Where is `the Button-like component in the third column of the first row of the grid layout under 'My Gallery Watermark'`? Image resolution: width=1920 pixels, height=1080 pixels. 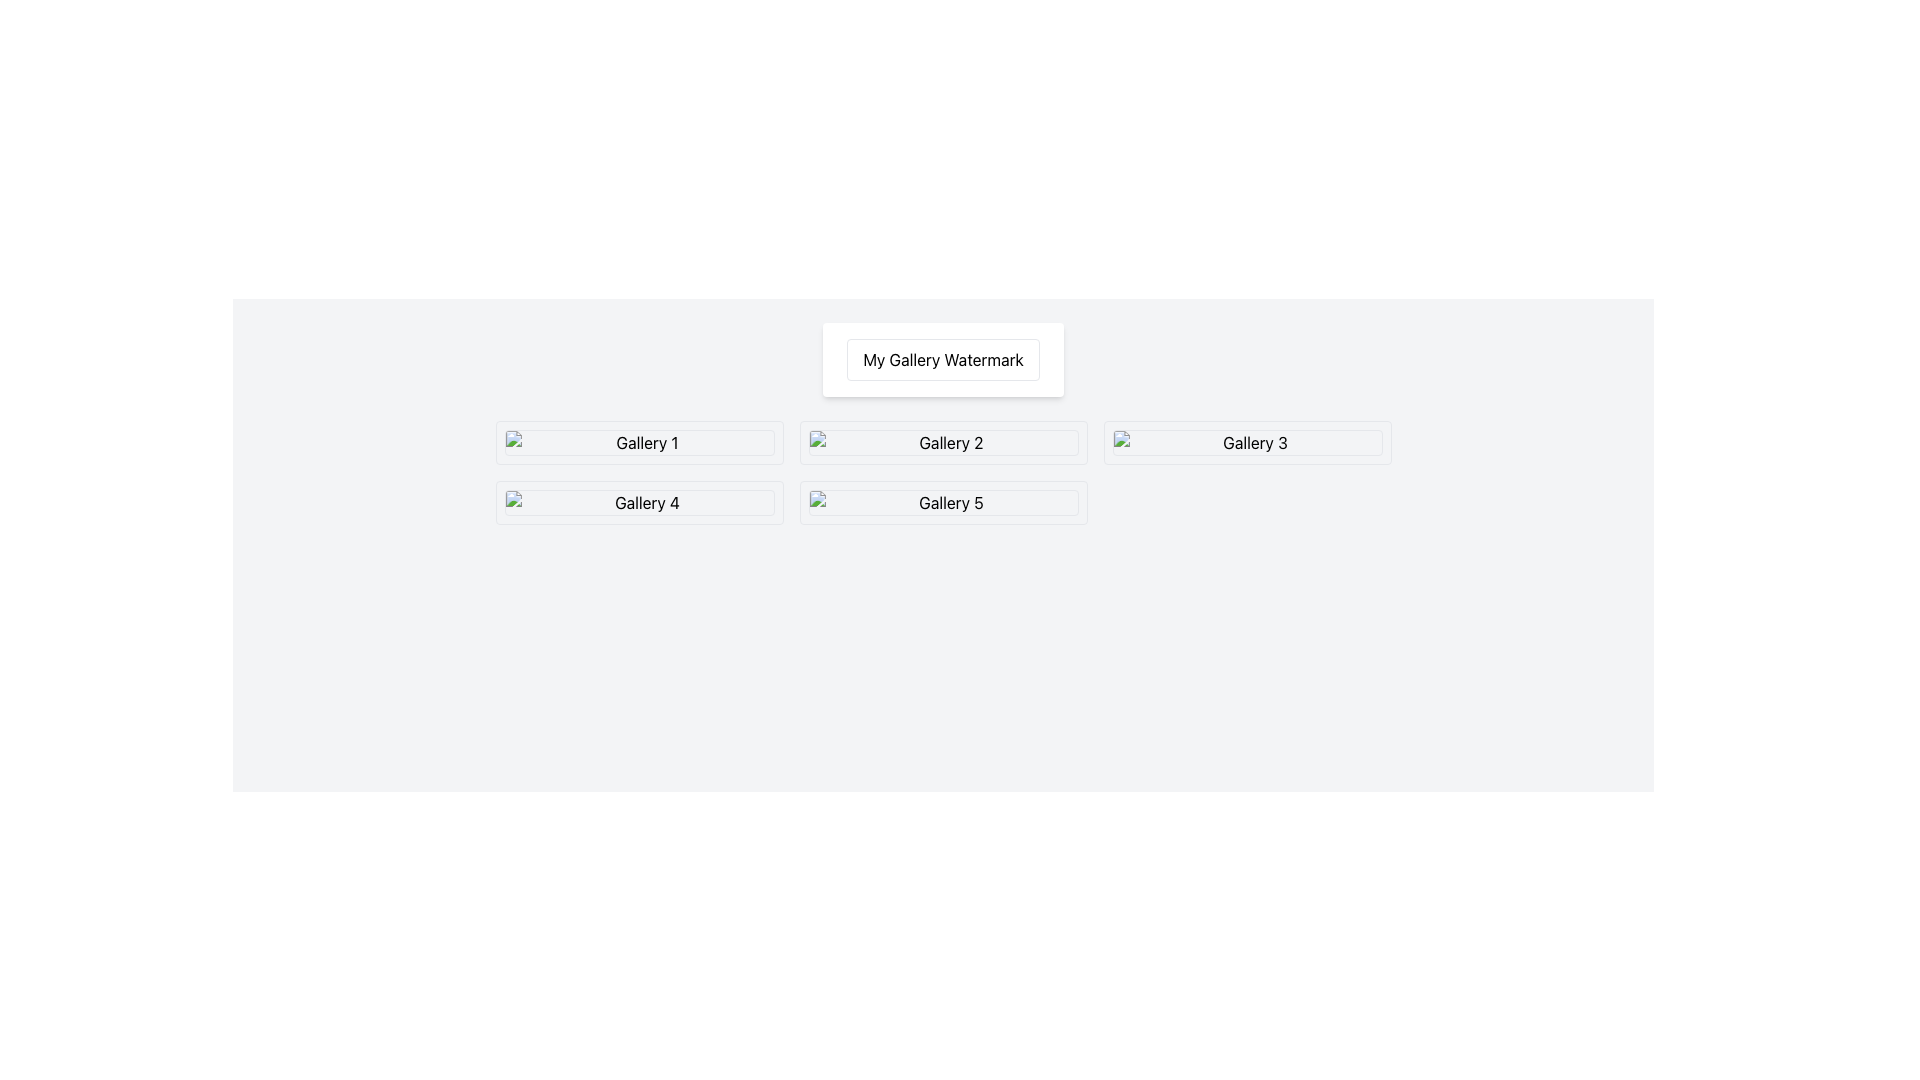
the Button-like component in the third column of the first row of the grid layout under 'My Gallery Watermark' is located at coordinates (1246, 442).